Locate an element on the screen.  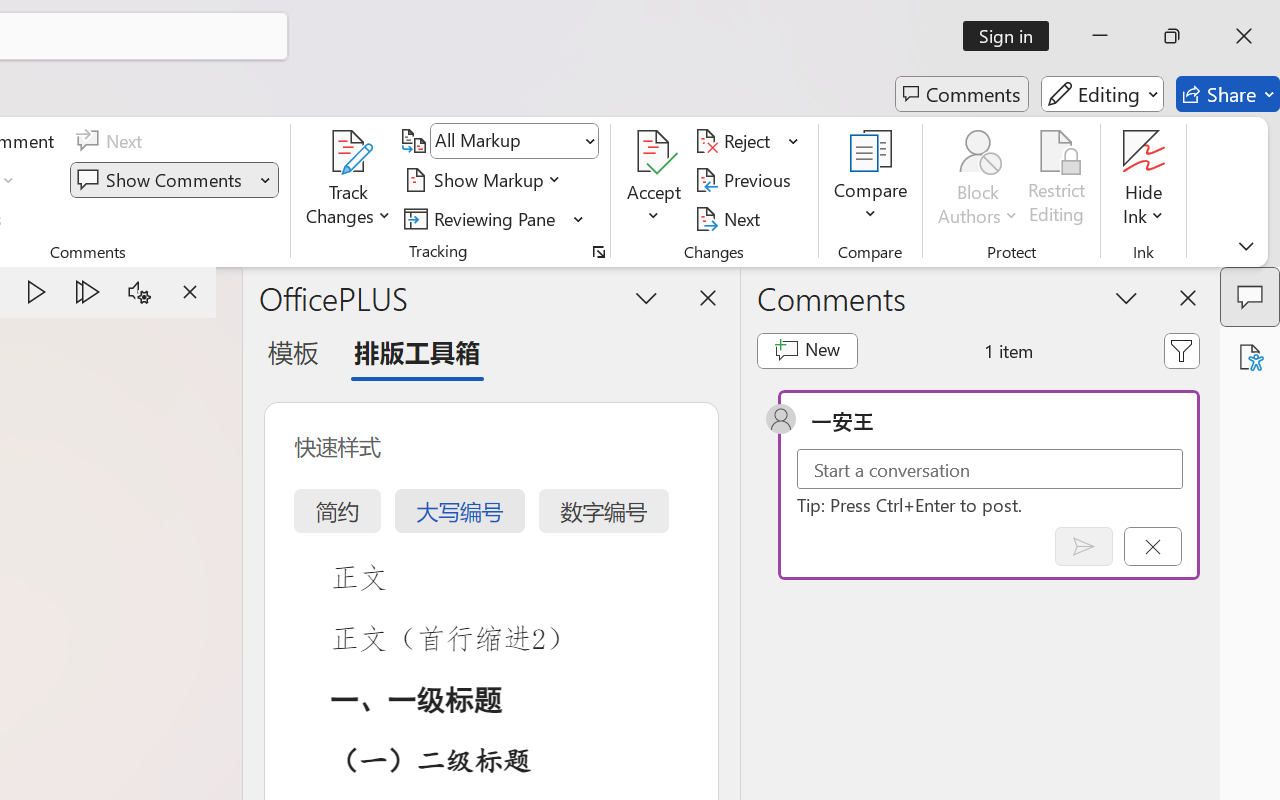
'Hide Ink' is located at coordinates (1144, 179).